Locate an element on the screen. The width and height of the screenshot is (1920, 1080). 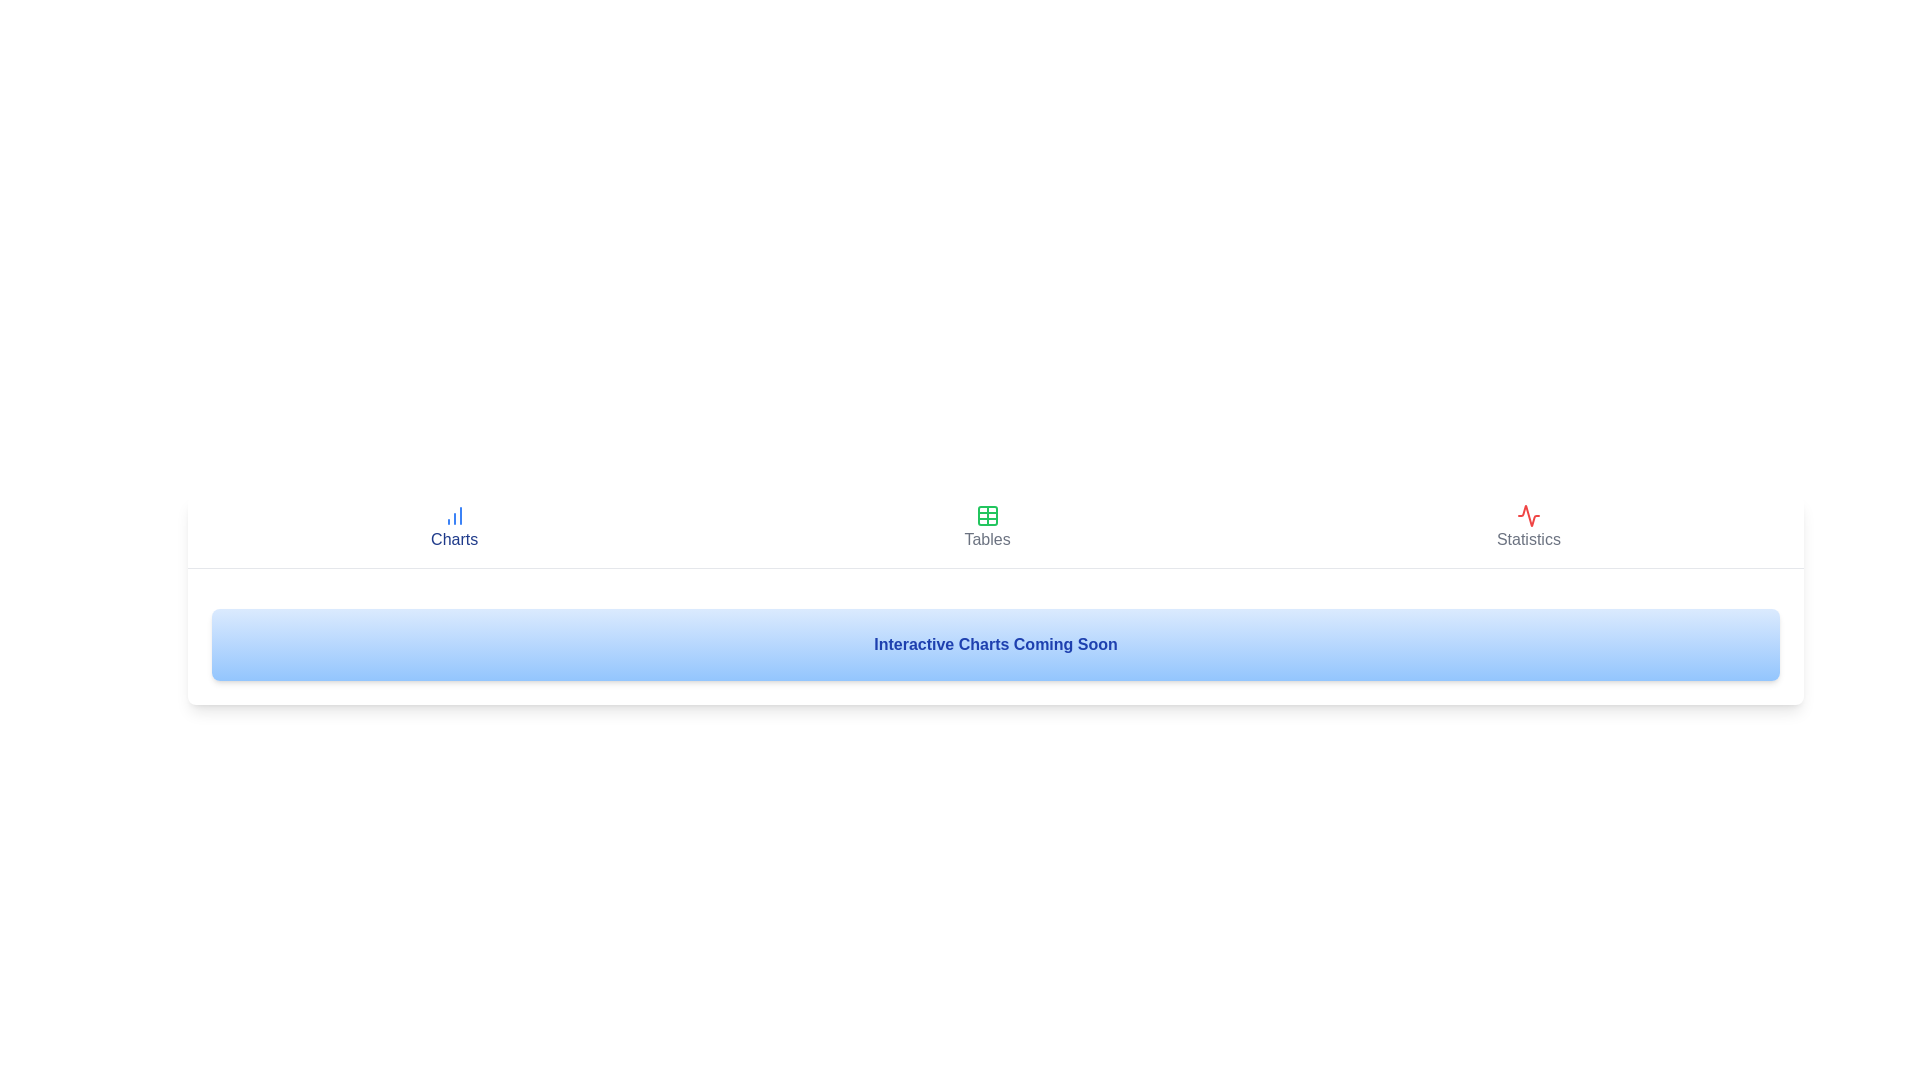
the Statistics tab by clicking on its label is located at coordinates (1527, 527).